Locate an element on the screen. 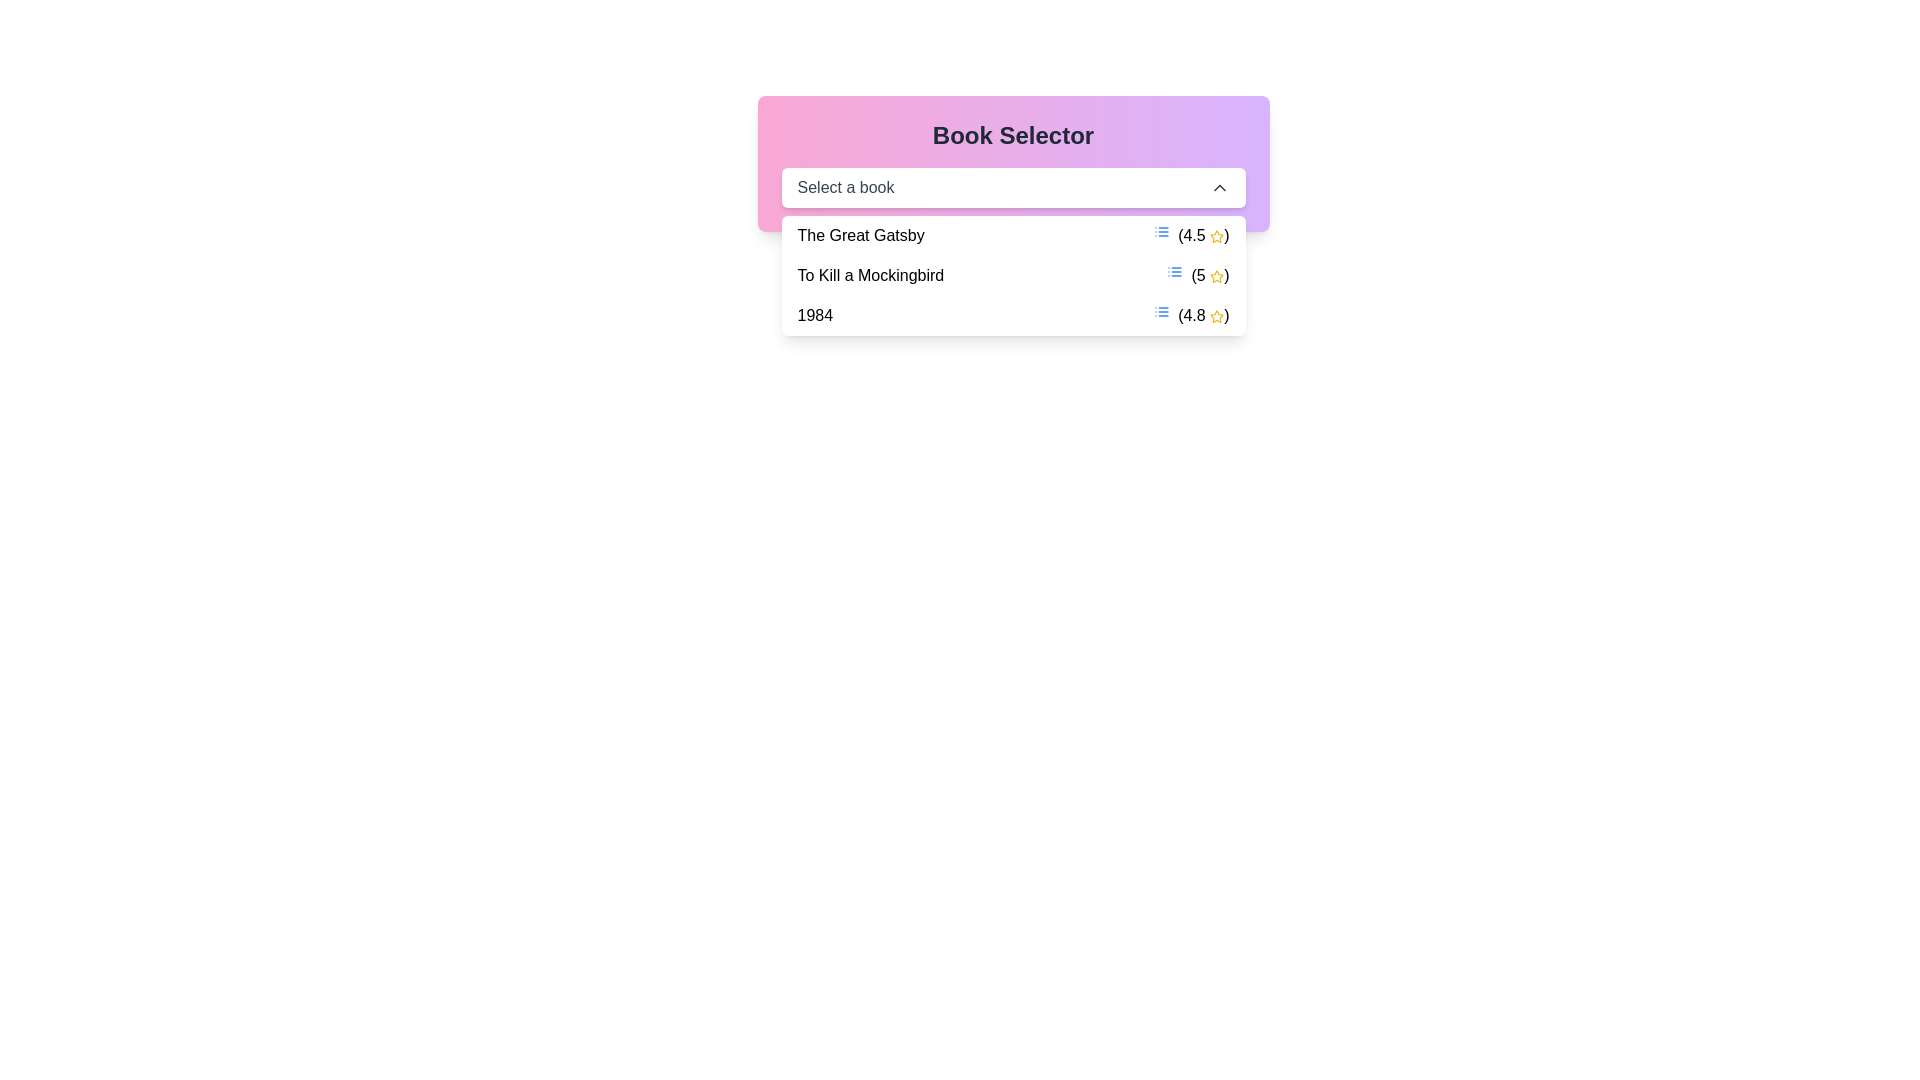 The image size is (1920, 1080). the star icon representing the rating for the book 'The Great Gatsby', located to the right of the title and its numeric rating '(4.5)' is located at coordinates (1216, 235).